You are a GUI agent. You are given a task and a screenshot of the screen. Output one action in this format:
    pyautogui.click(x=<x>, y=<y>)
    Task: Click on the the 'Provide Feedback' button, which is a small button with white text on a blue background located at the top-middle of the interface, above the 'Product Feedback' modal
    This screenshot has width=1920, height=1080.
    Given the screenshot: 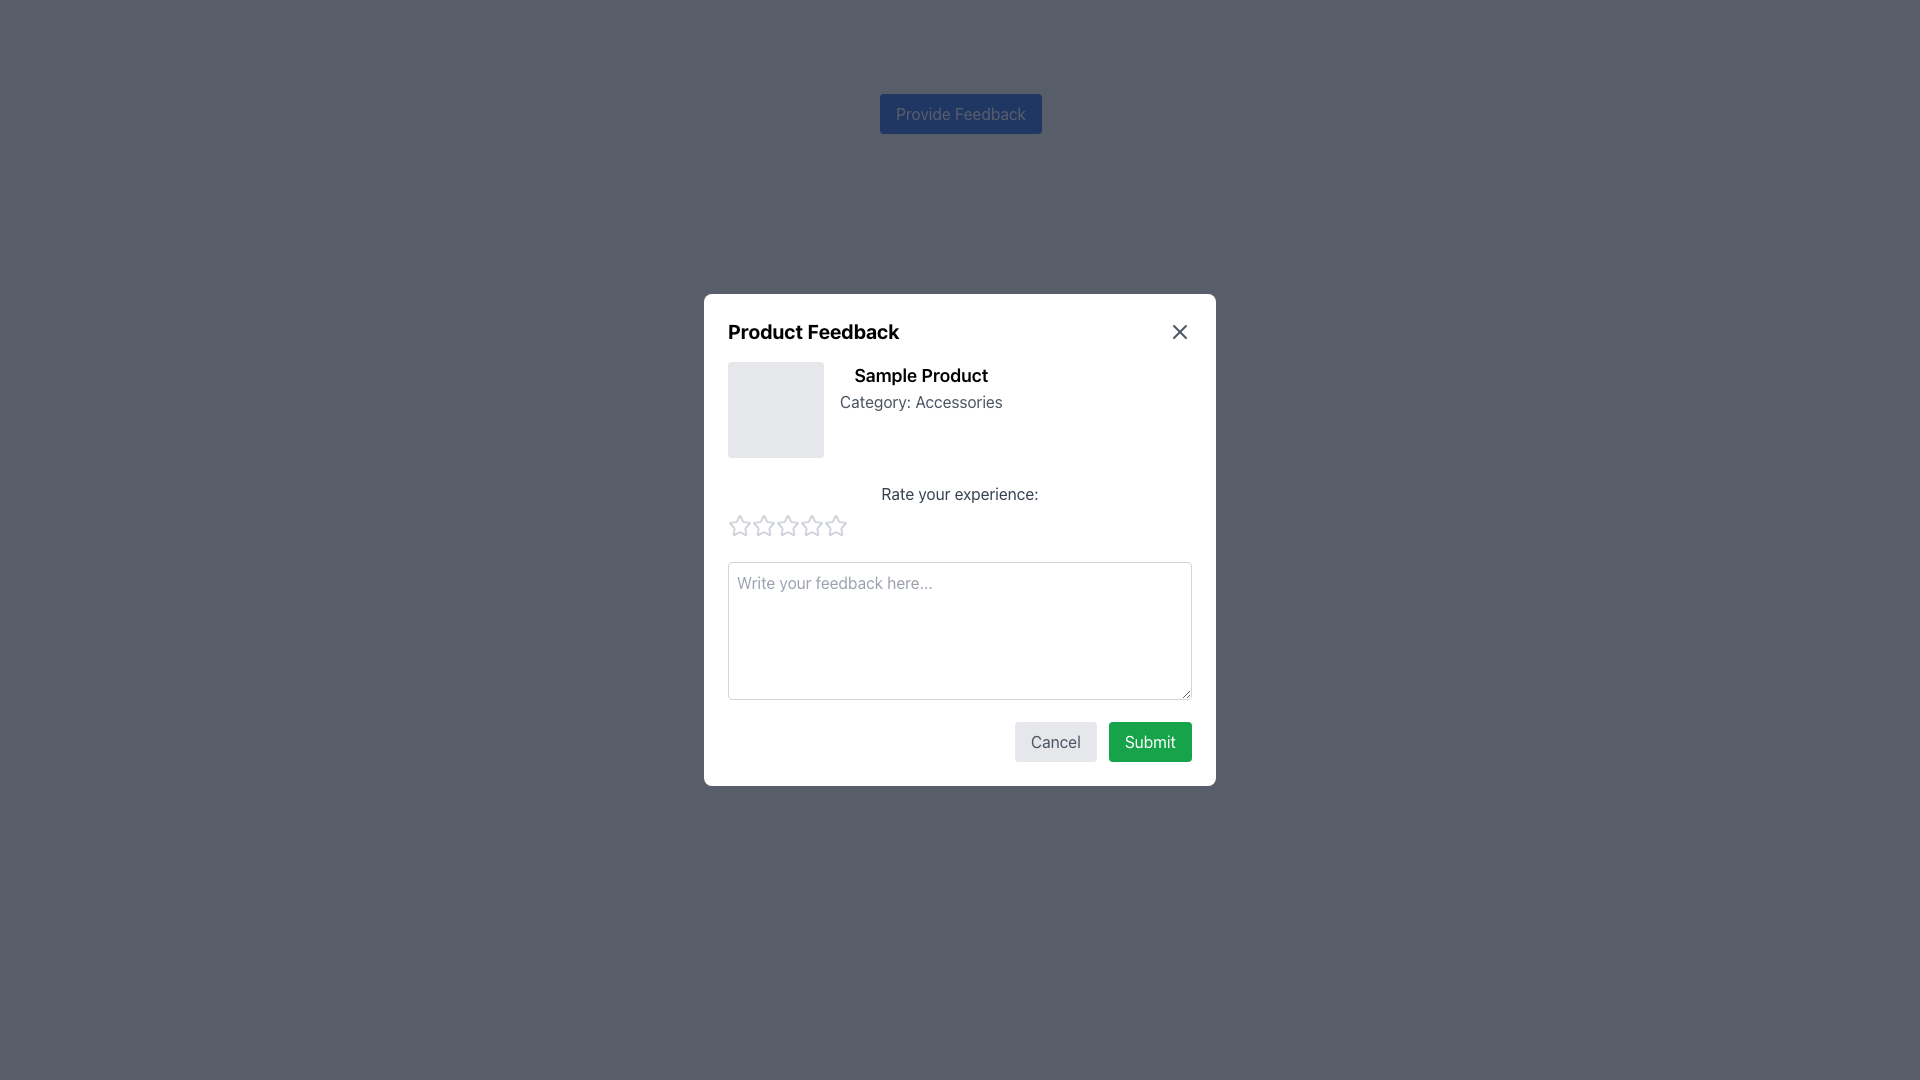 What is the action you would take?
    pyautogui.click(x=960, y=114)
    